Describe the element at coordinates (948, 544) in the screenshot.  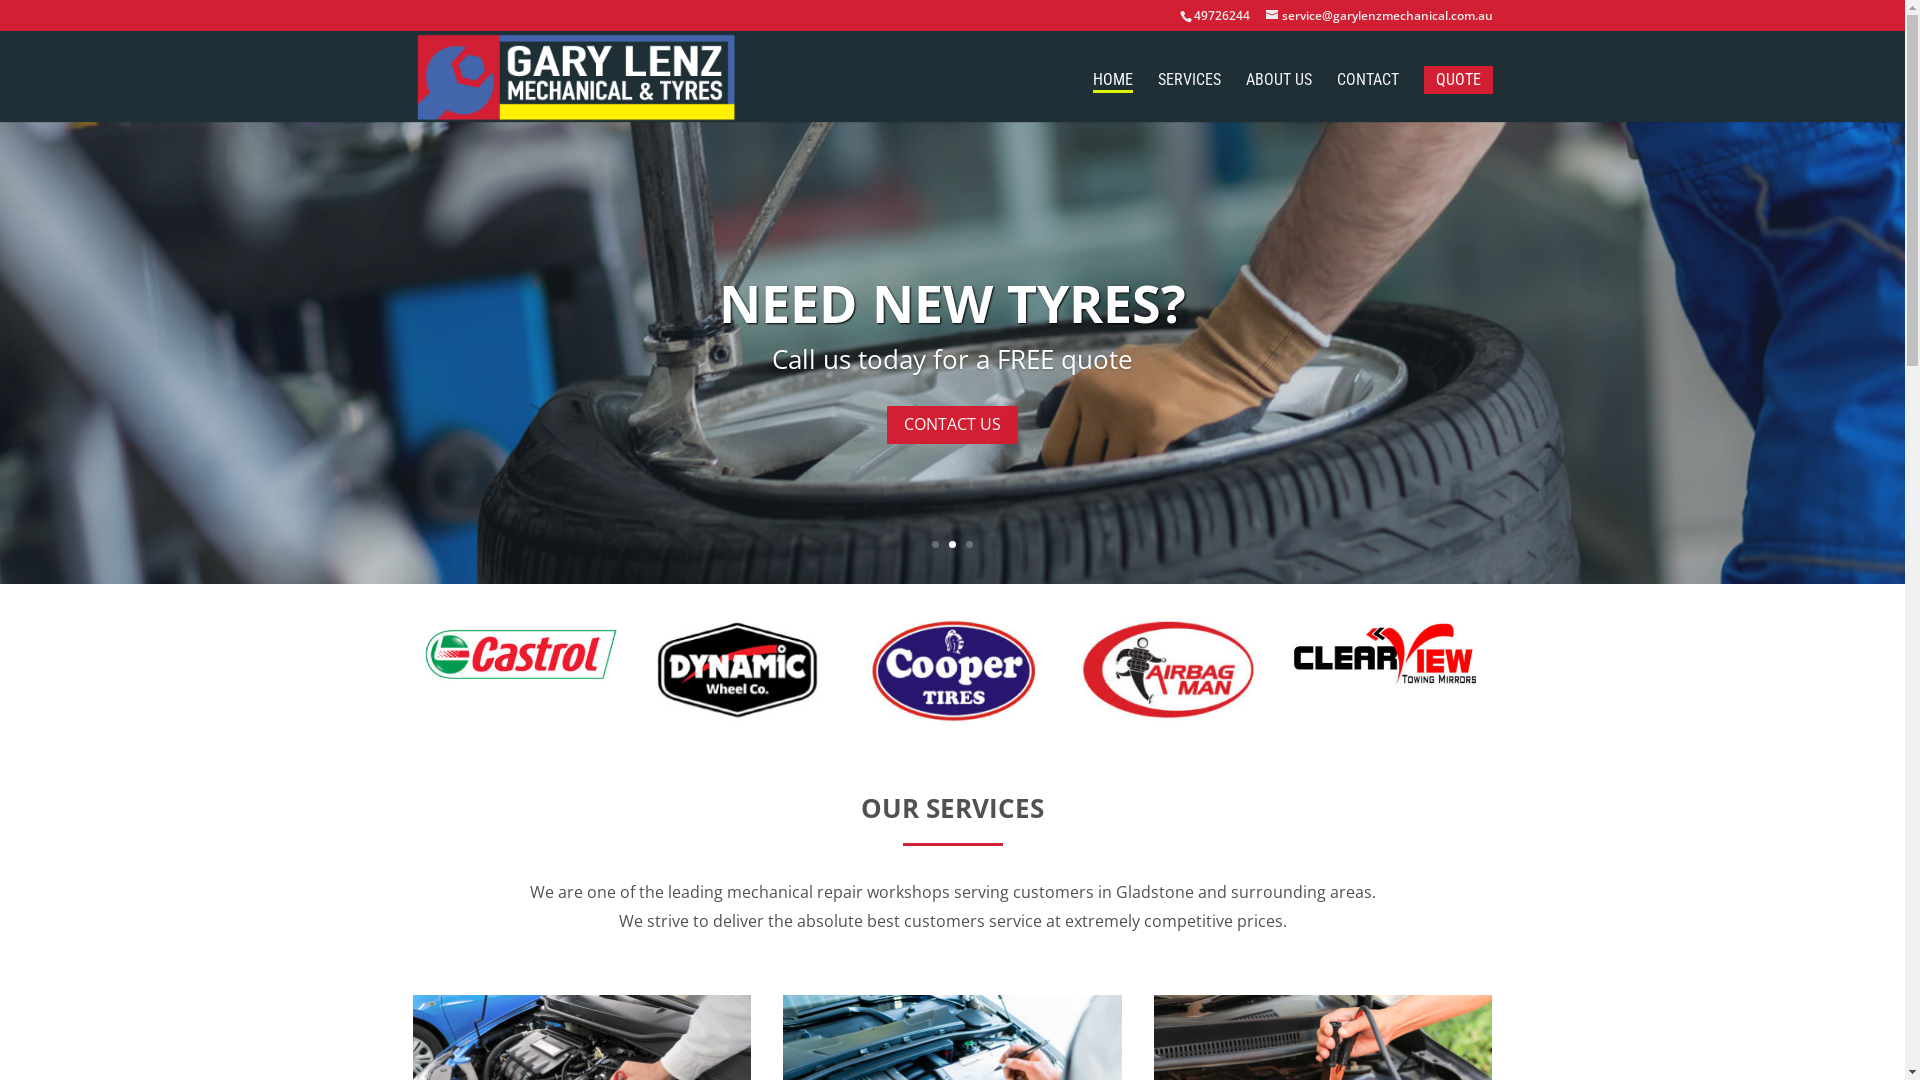
I see `'2'` at that location.